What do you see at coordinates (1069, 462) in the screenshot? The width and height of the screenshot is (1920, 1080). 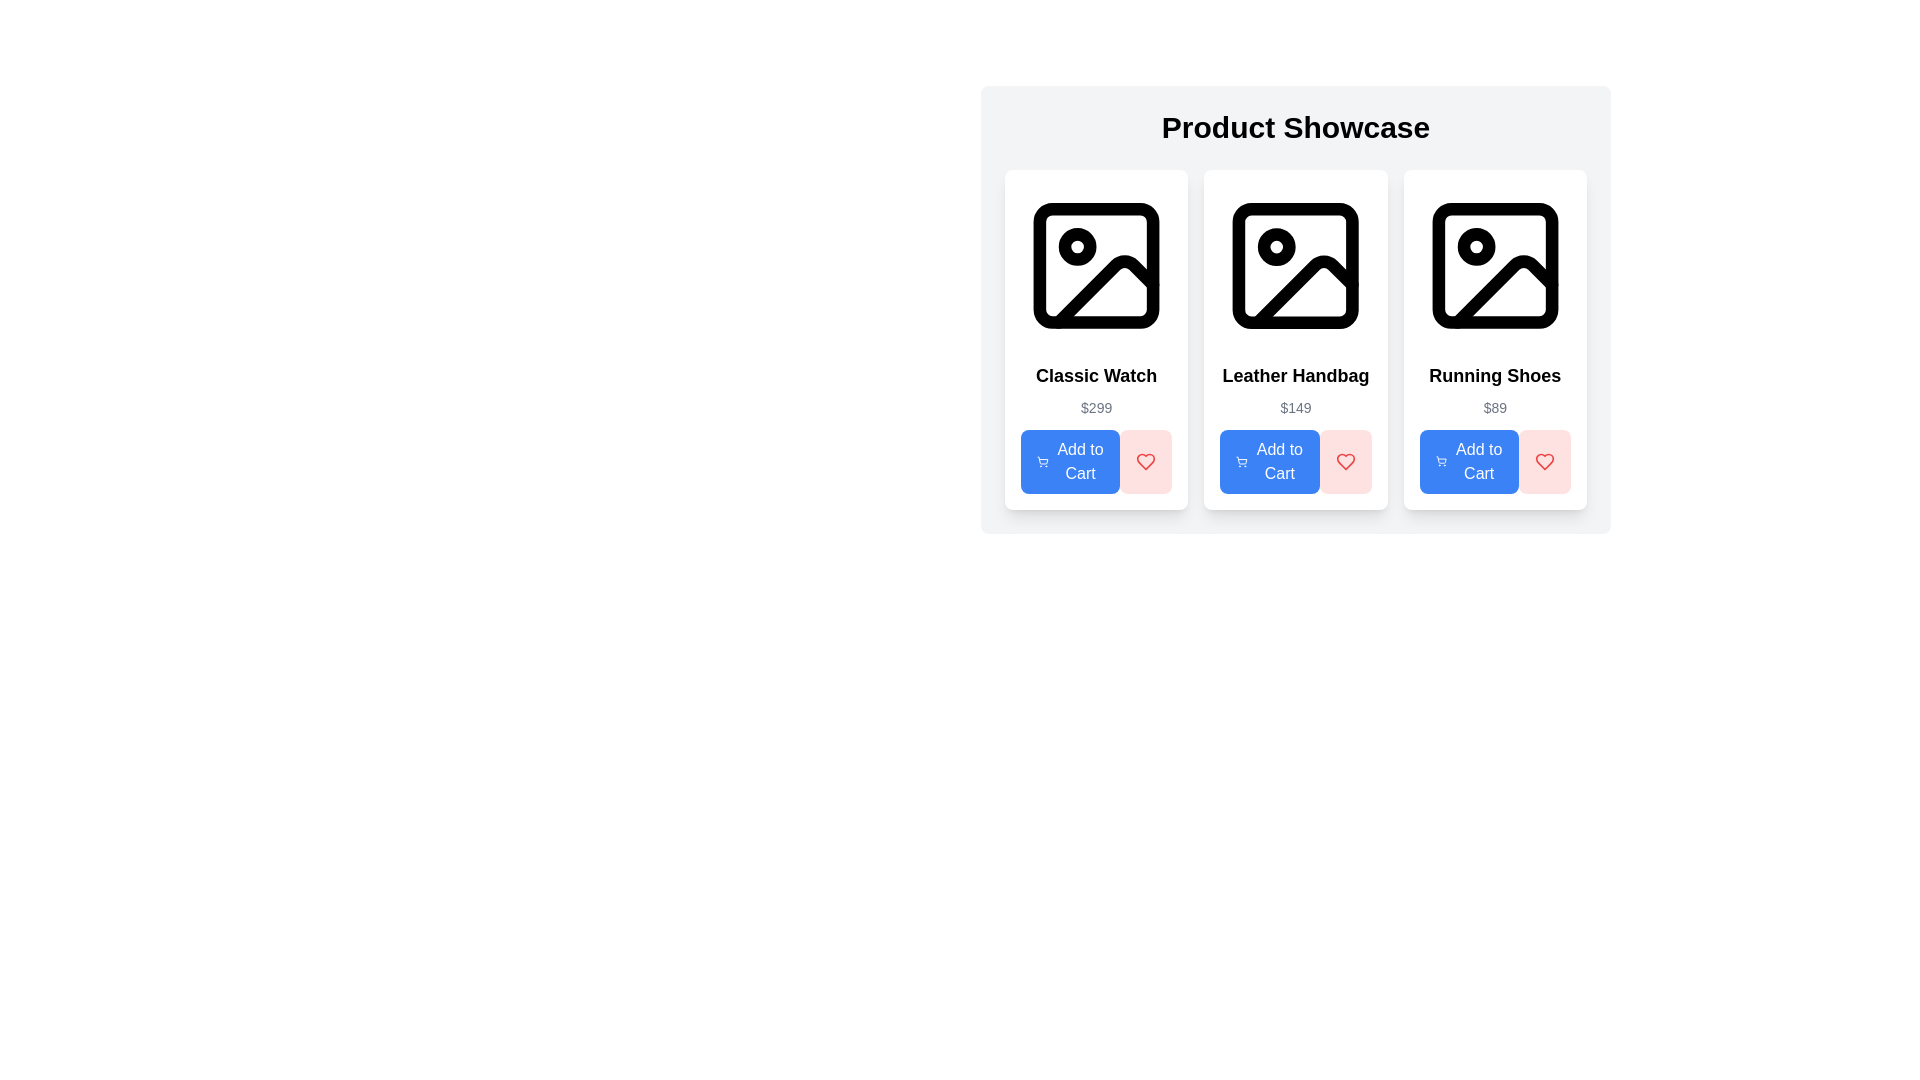 I see `the 'Add to Cart' button located below the item description and price of the first item (Classic Watch) in the product showcase grid` at bounding box center [1069, 462].